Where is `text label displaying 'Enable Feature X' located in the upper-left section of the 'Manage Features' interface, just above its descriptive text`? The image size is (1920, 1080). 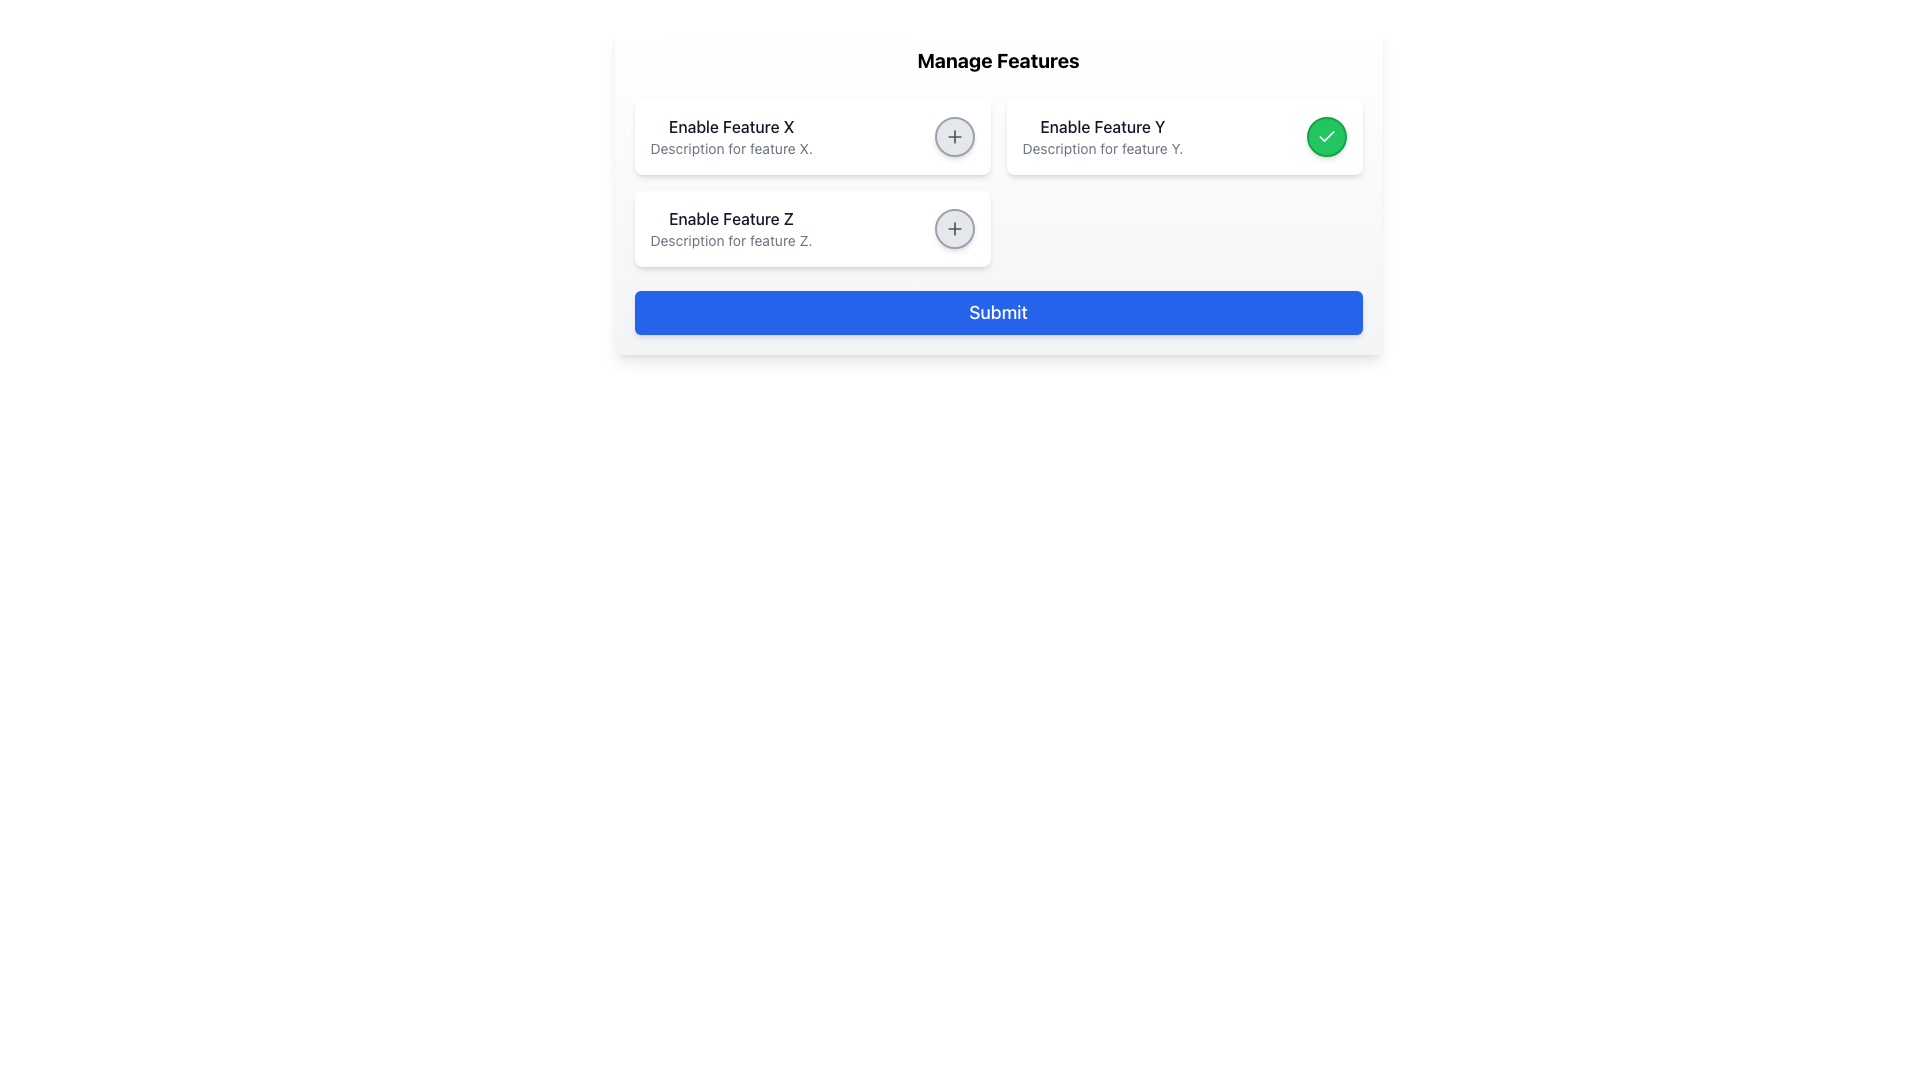
text label displaying 'Enable Feature X' located in the upper-left section of the 'Manage Features' interface, just above its descriptive text is located at coordinates (730, 127).